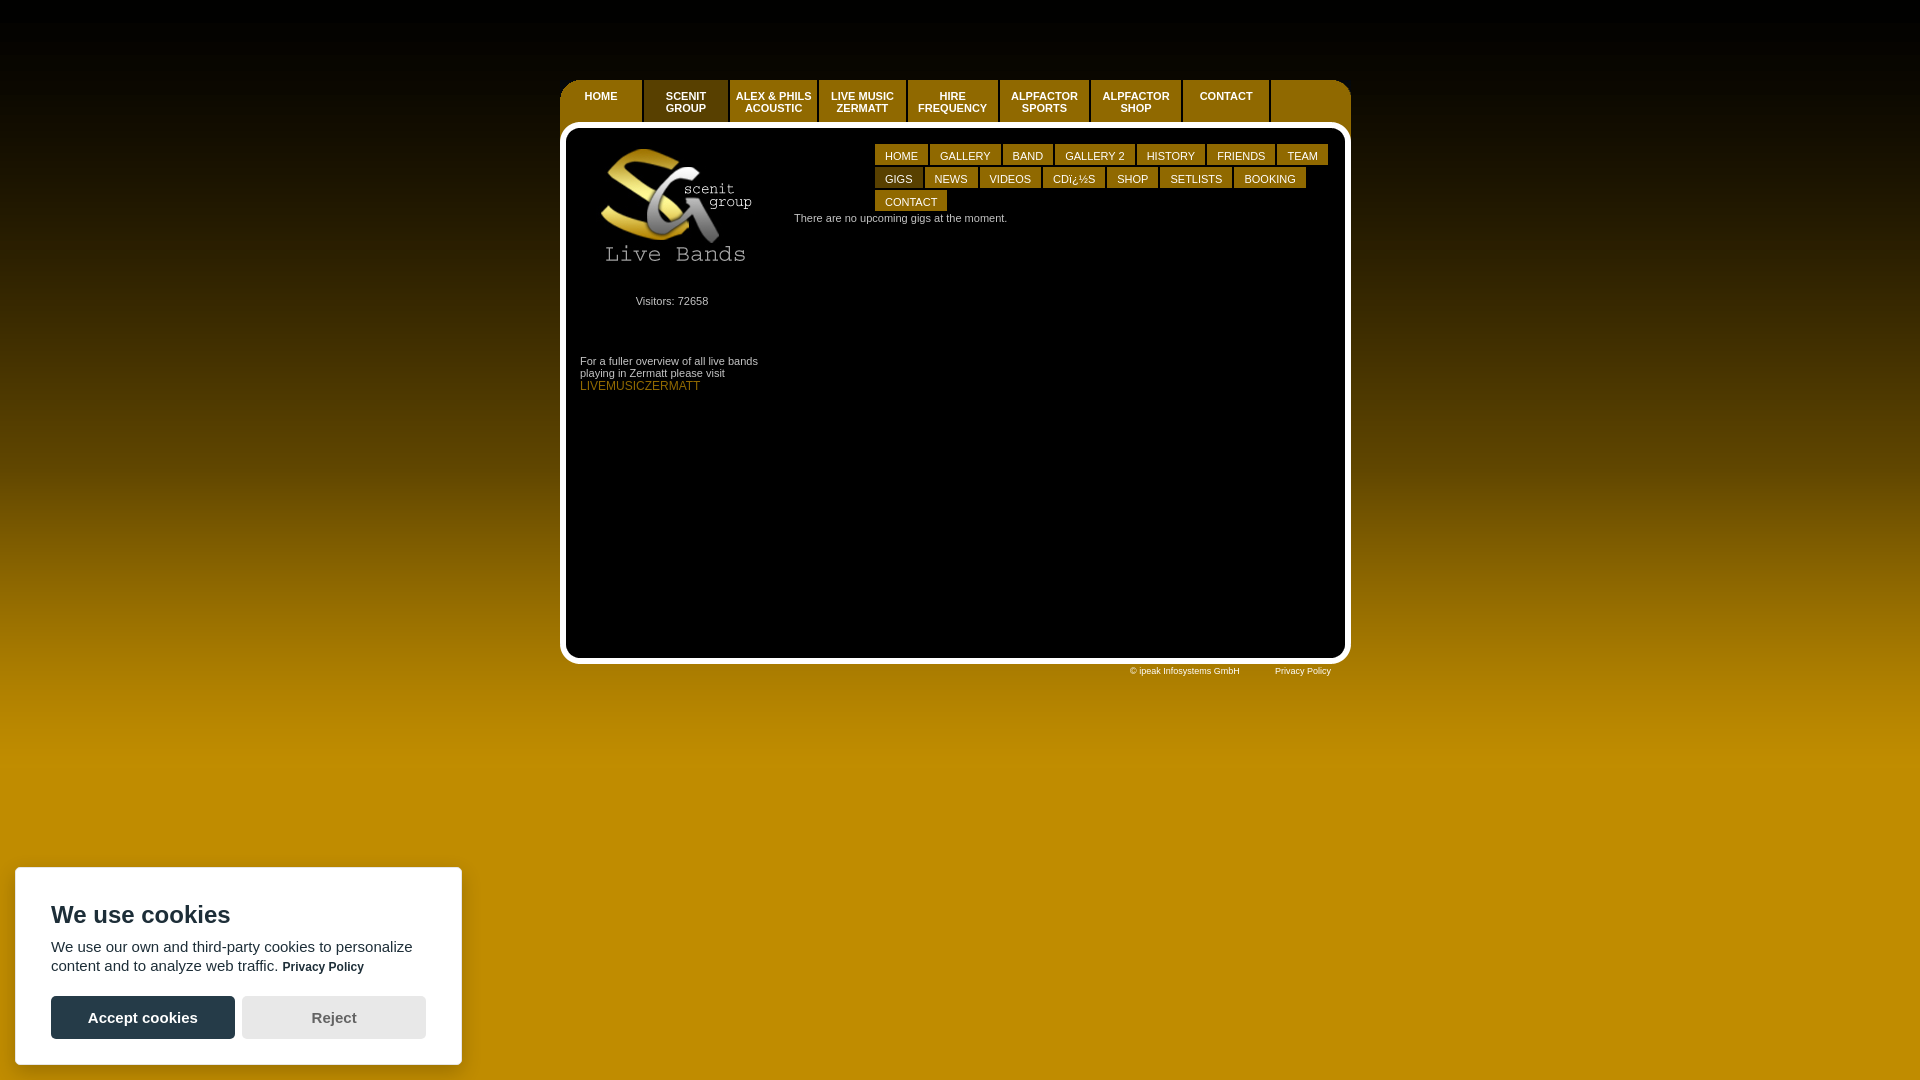 This screenshot has height=1080, width=1920. What do you see at coordinates (686, 111) in the screenshot?
I see `'SCENIT` at bounding box center [686, 111].